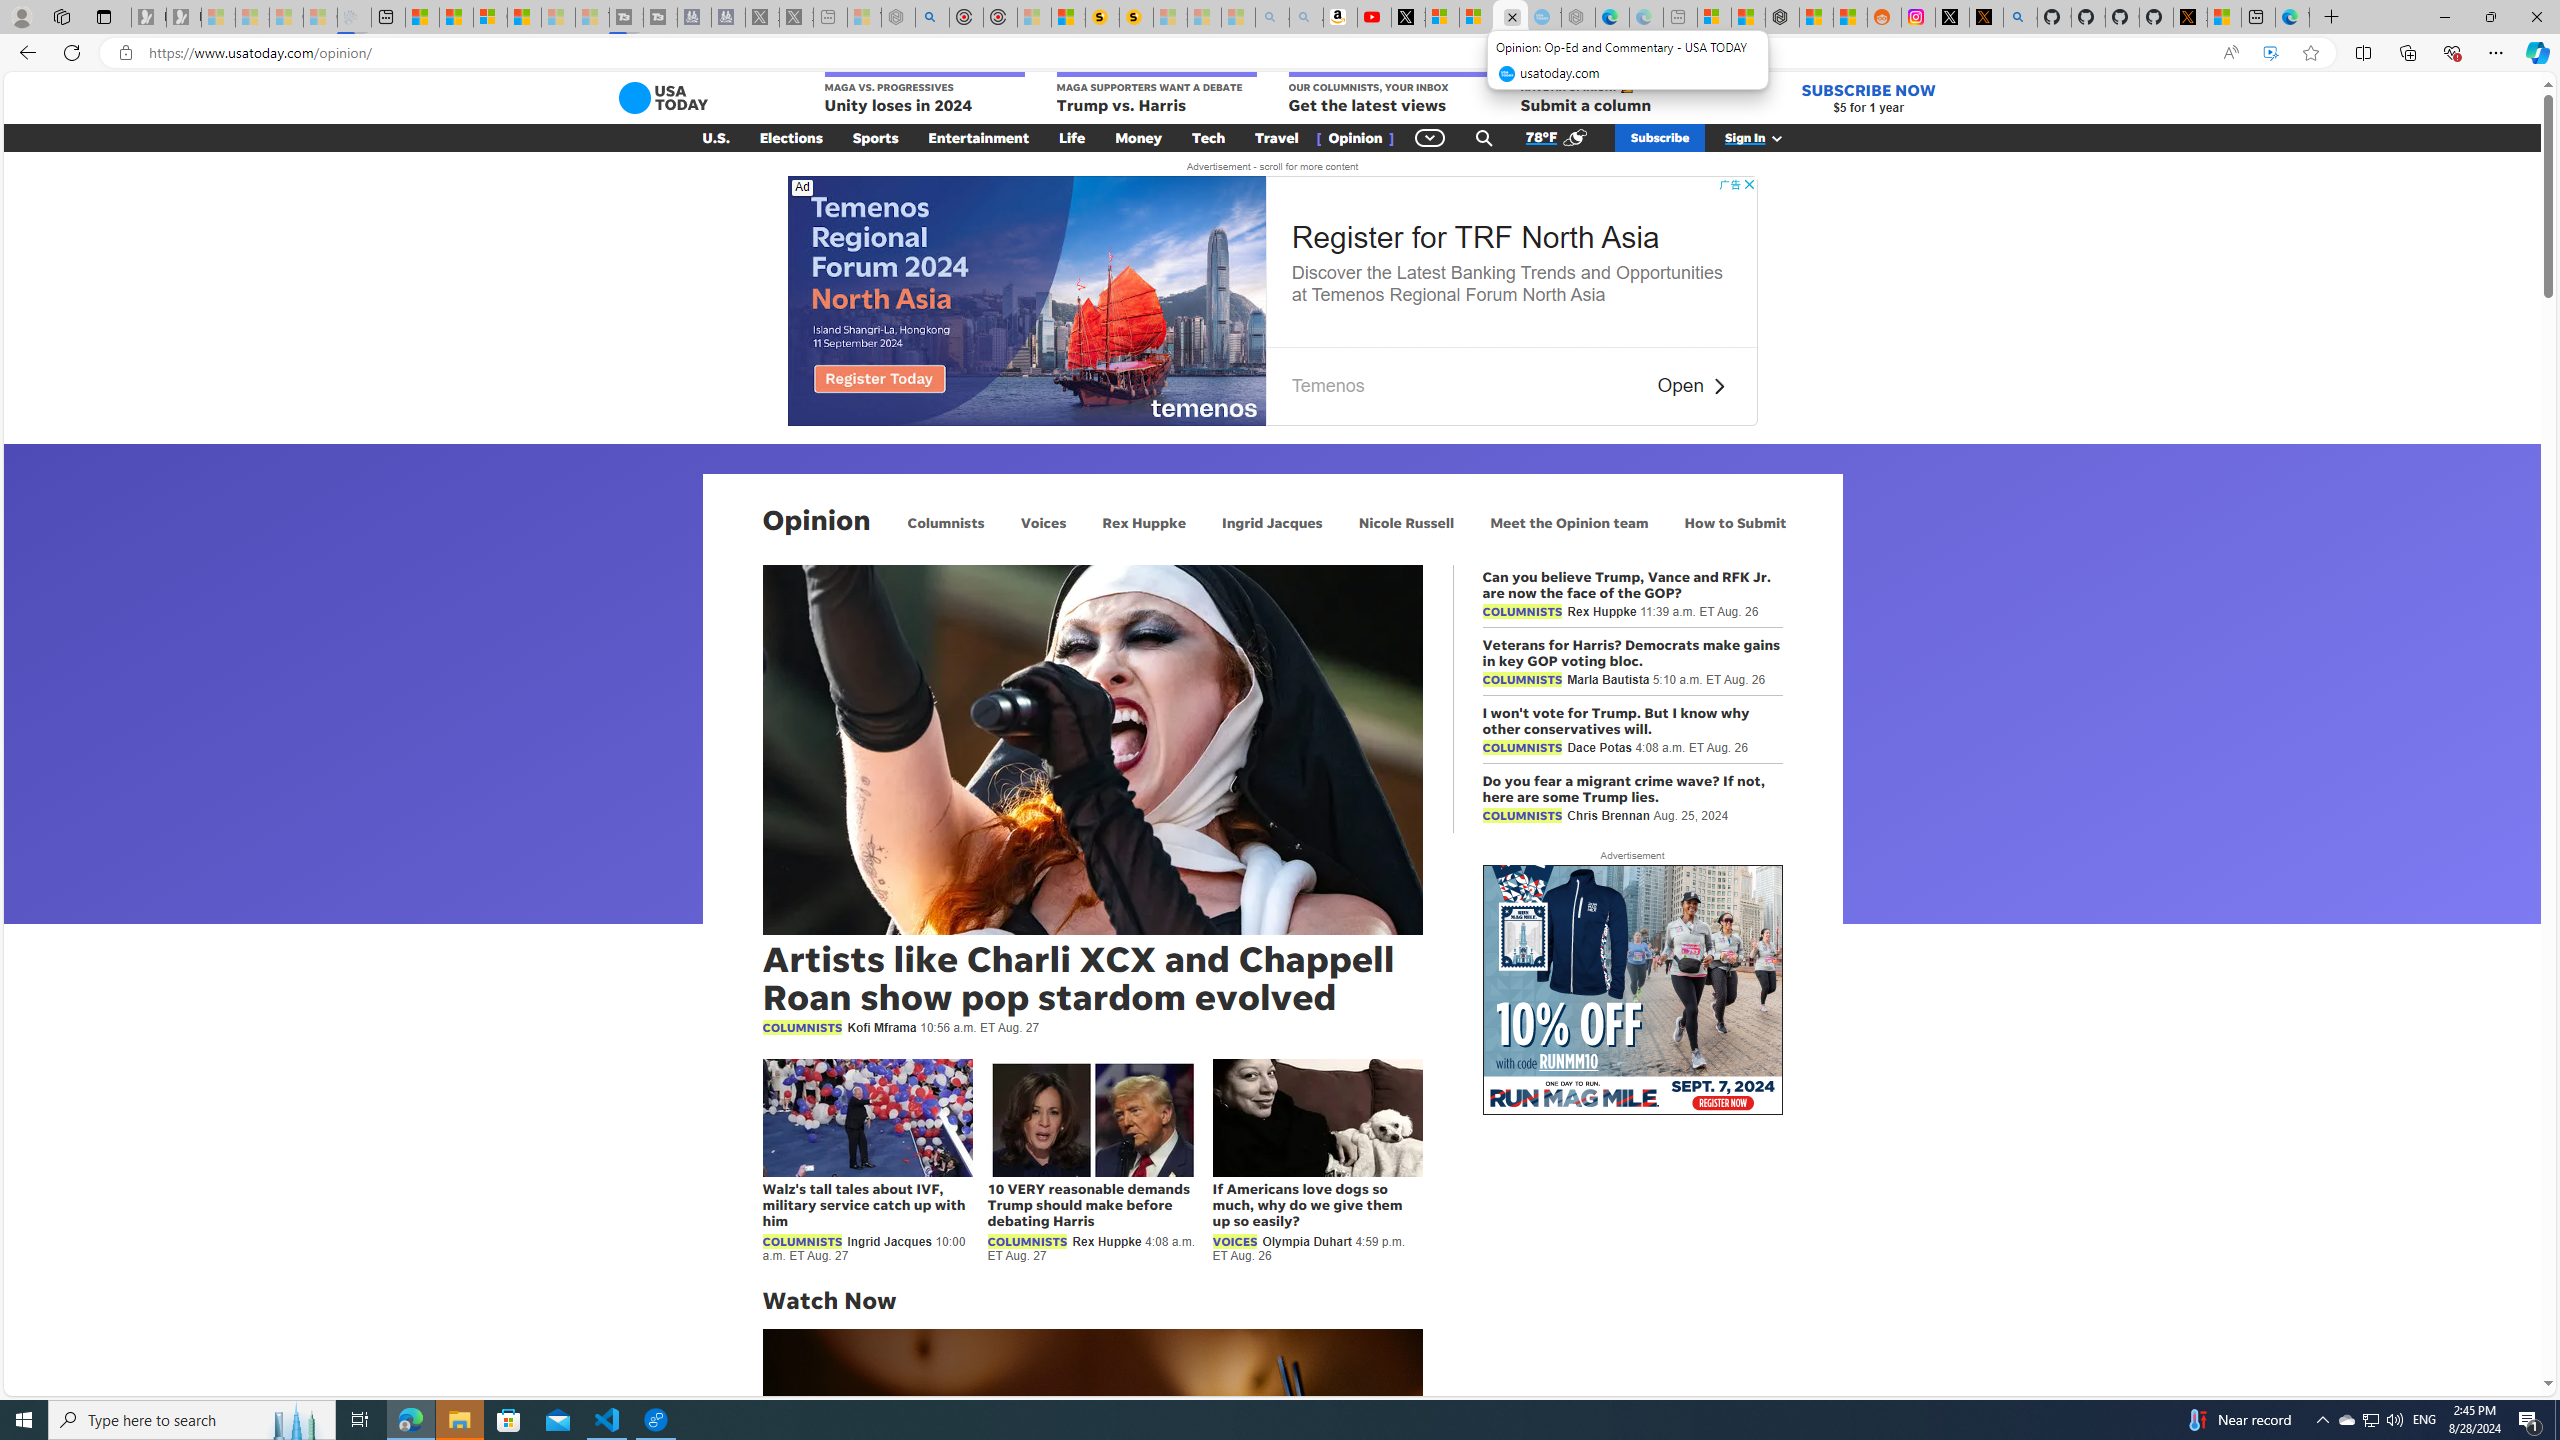 The height and width of the screenshot is (1440, 2560). What do you see at coordinates (1762, 137) in the screenshot?
I see `'Sign In'` at bounding box center [1762, 137].